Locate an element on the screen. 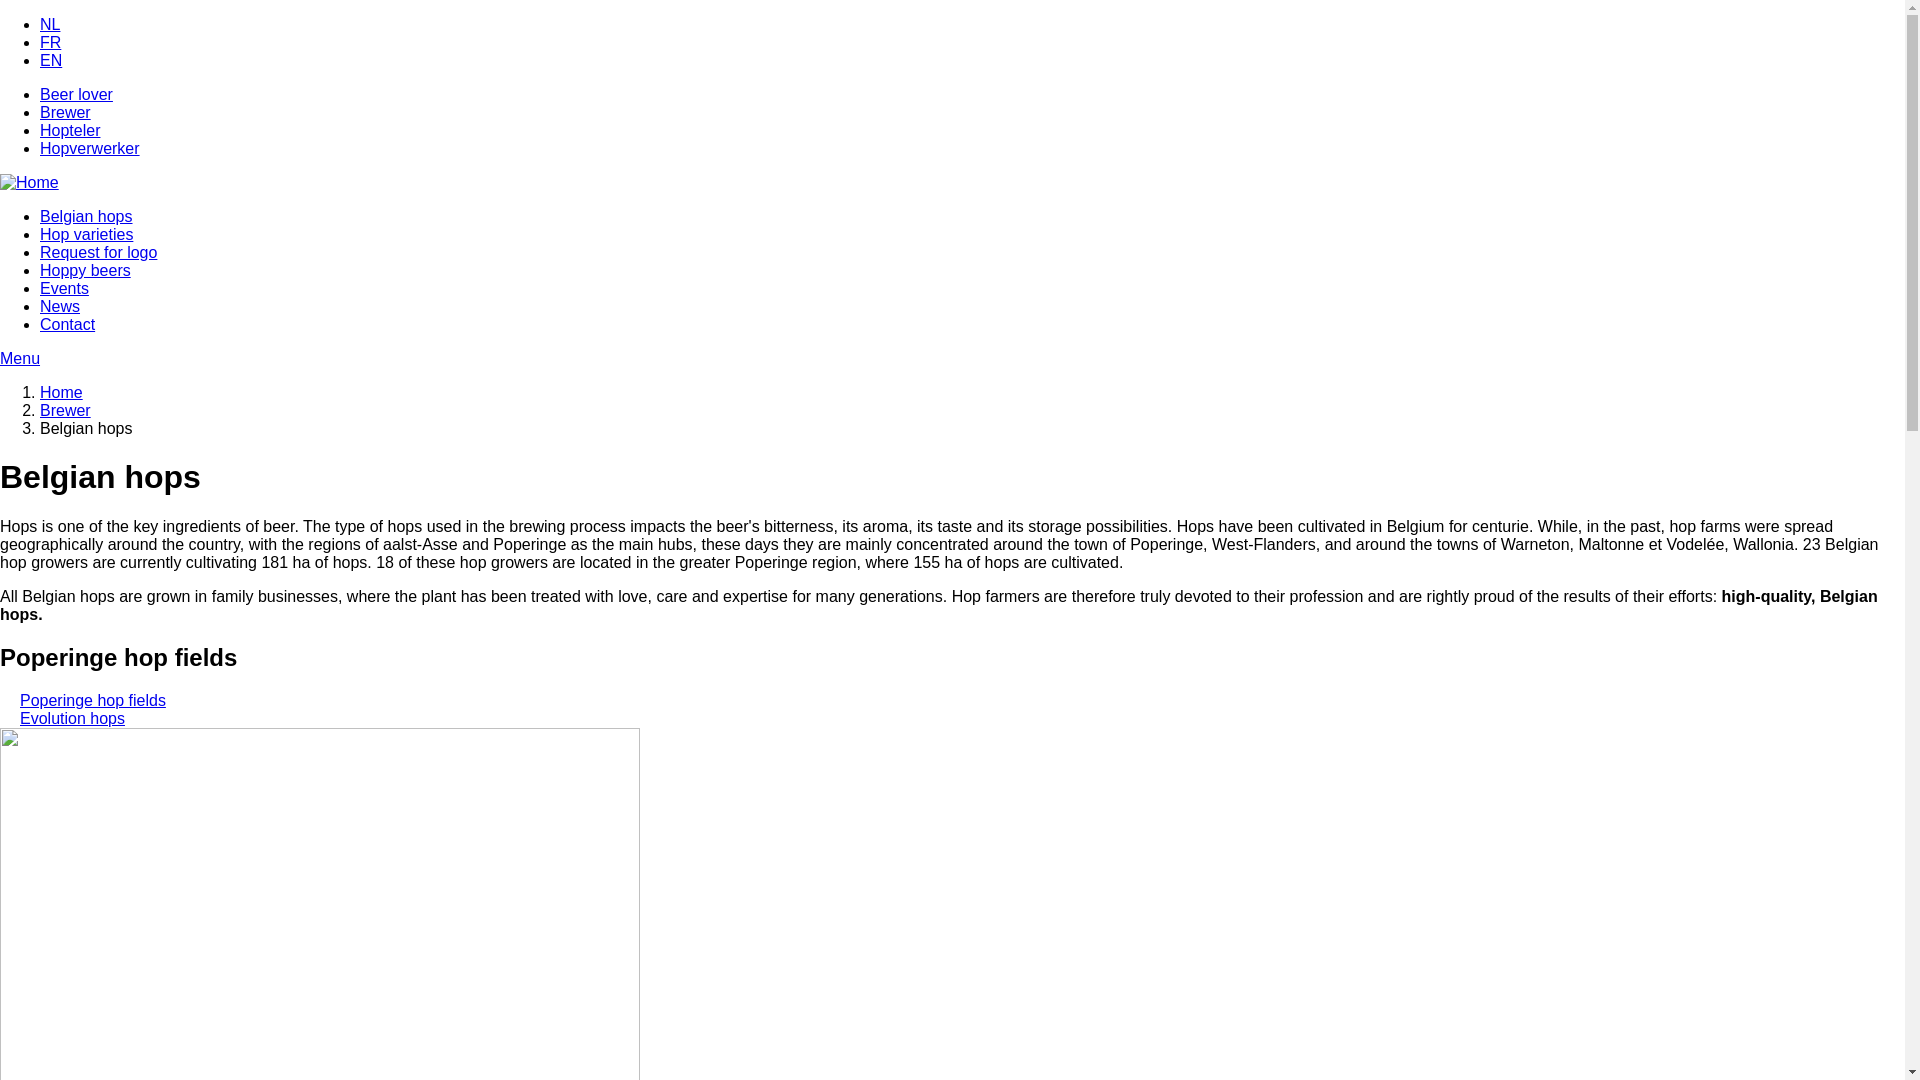 Image resolution: width=1920 pixels, height=1080 pixels. 'Contact' is located at coordinates (39, 323).